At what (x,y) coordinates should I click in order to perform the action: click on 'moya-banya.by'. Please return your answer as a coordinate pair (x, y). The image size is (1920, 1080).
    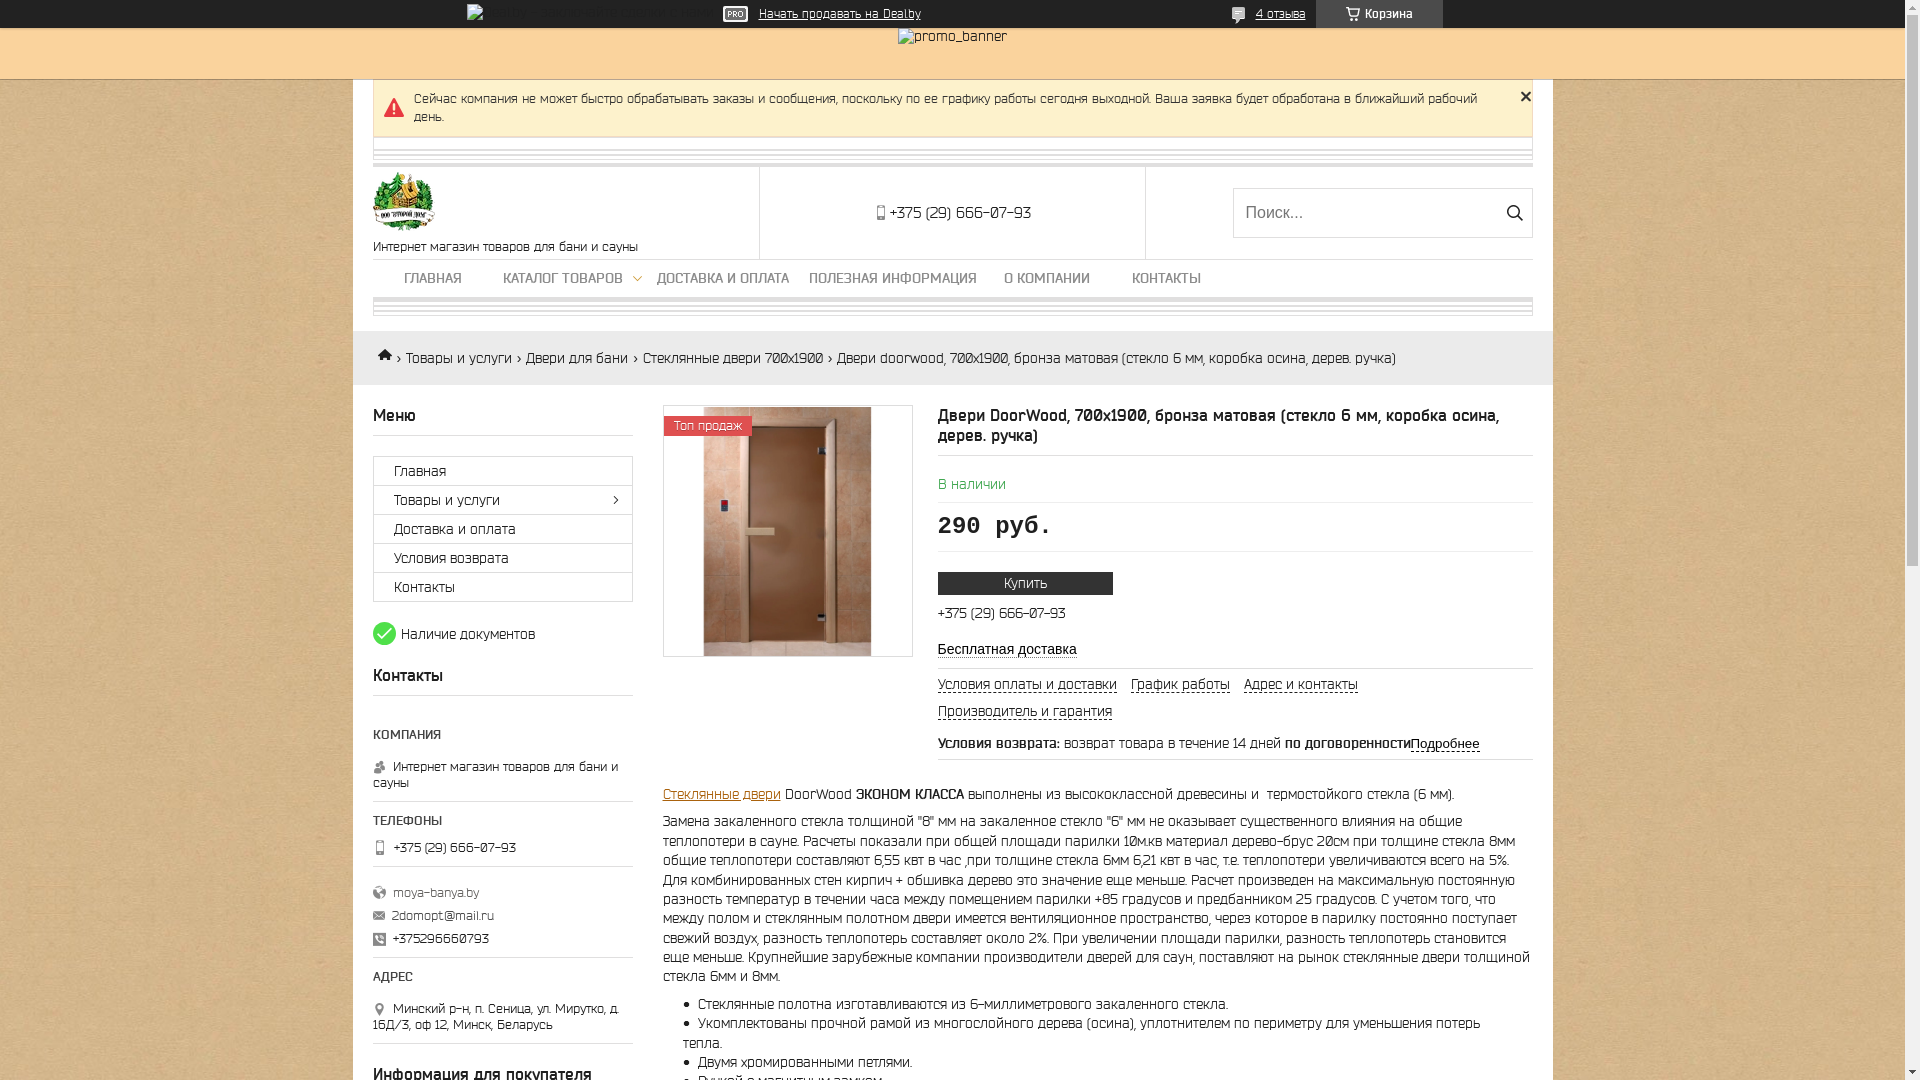
    Looking at the image, I should click on (491, 892).